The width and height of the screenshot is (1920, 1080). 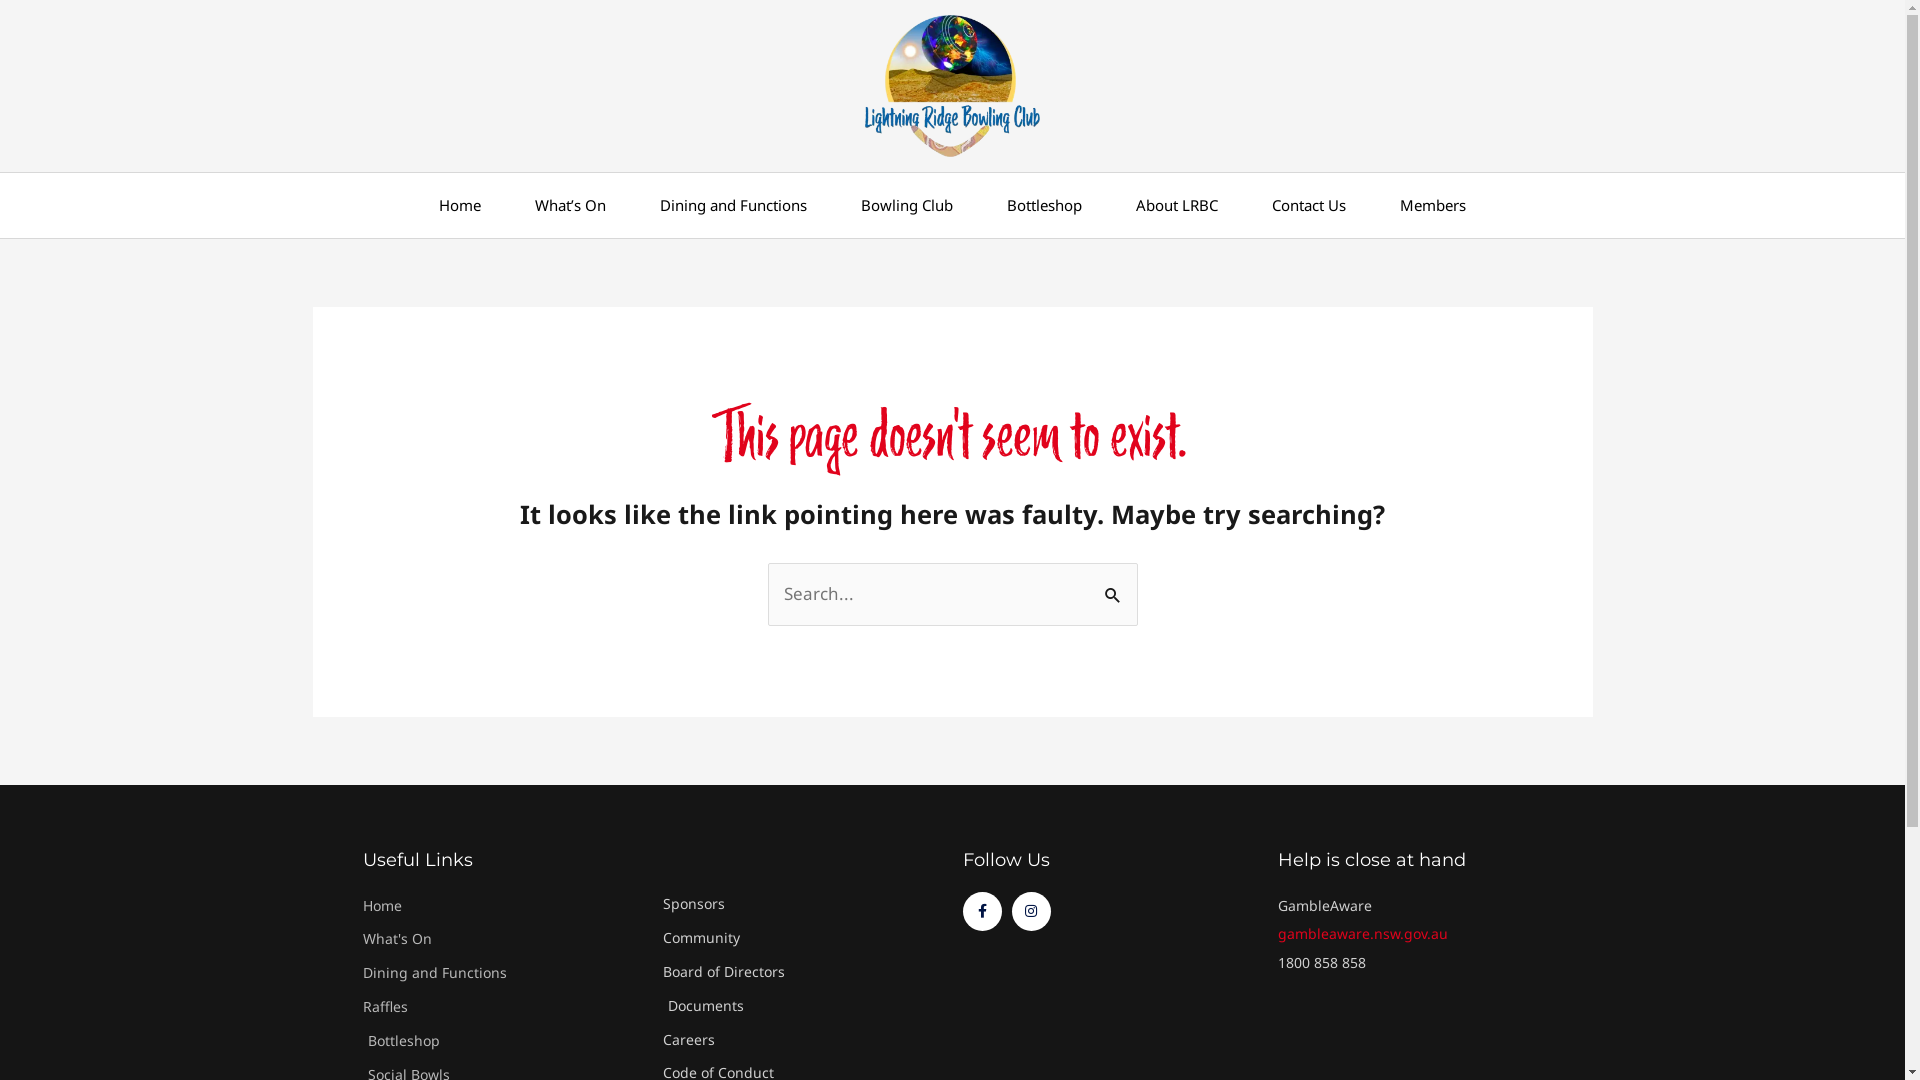 I want to click on 'Instagram', so click(x=1031, y=911).